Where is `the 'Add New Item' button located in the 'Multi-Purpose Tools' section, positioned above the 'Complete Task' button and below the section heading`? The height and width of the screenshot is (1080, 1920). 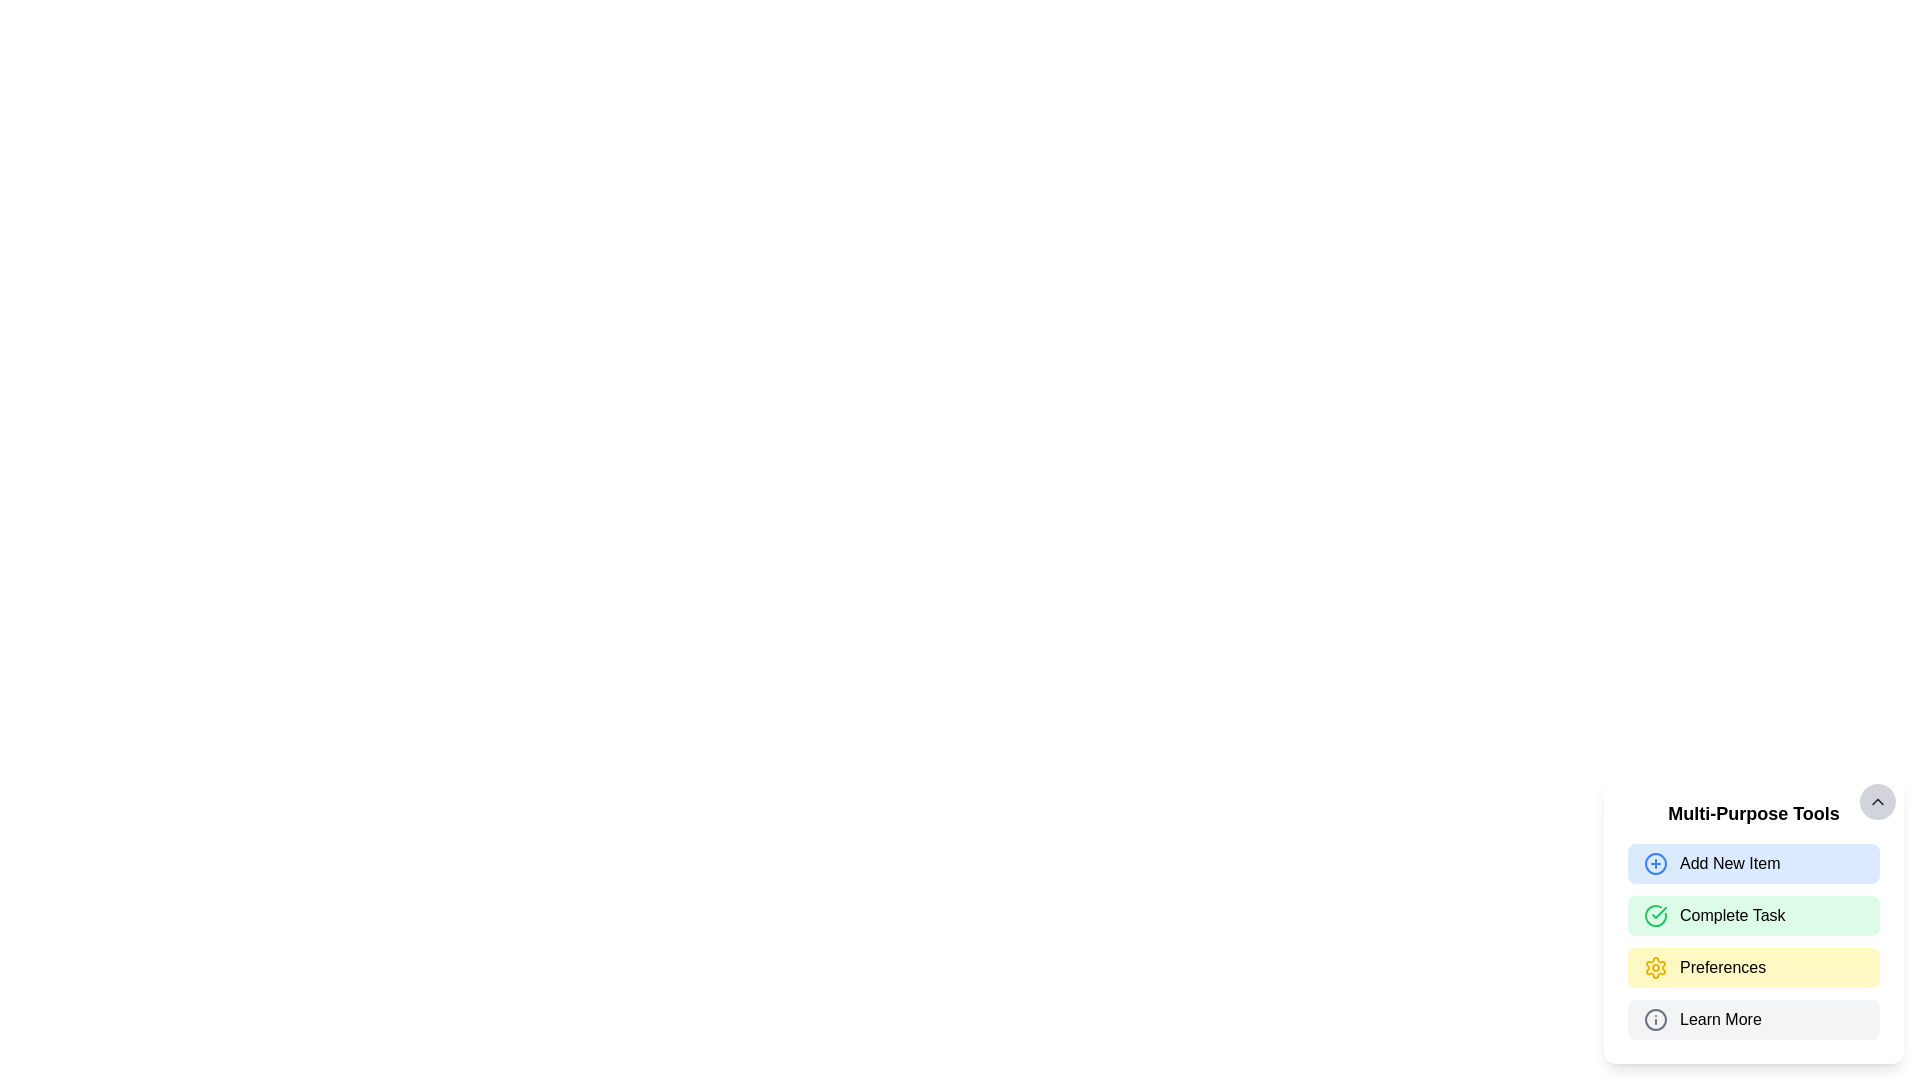 the 'Add New Item' button located in the 'Multi-Purpose Tools' section, positioned above the 'Complete Task' button and below the section heading is located at coordinates (1752, 863).